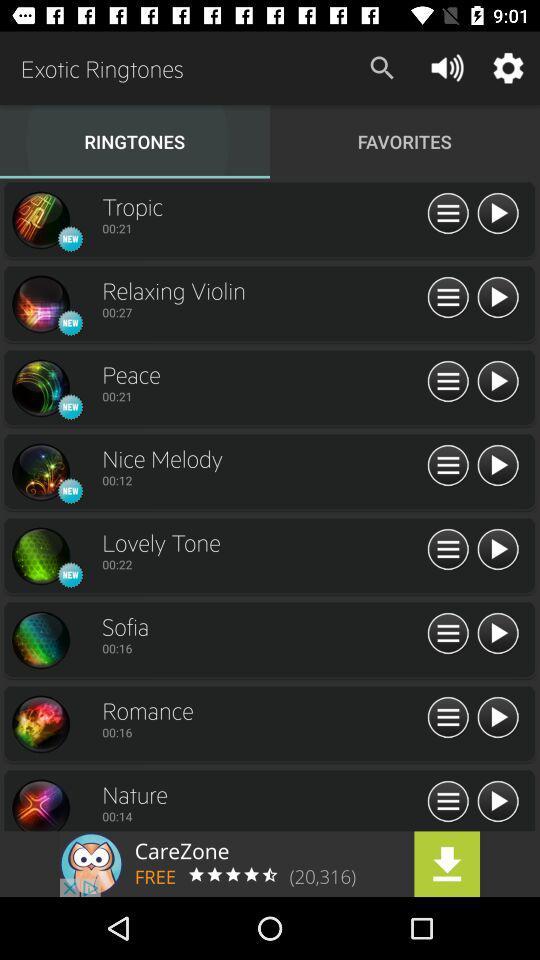 This screenshot has height=960, width=540. Describe the element at coordinates (448, 214) in the screenshot. I see `more options` at that location.